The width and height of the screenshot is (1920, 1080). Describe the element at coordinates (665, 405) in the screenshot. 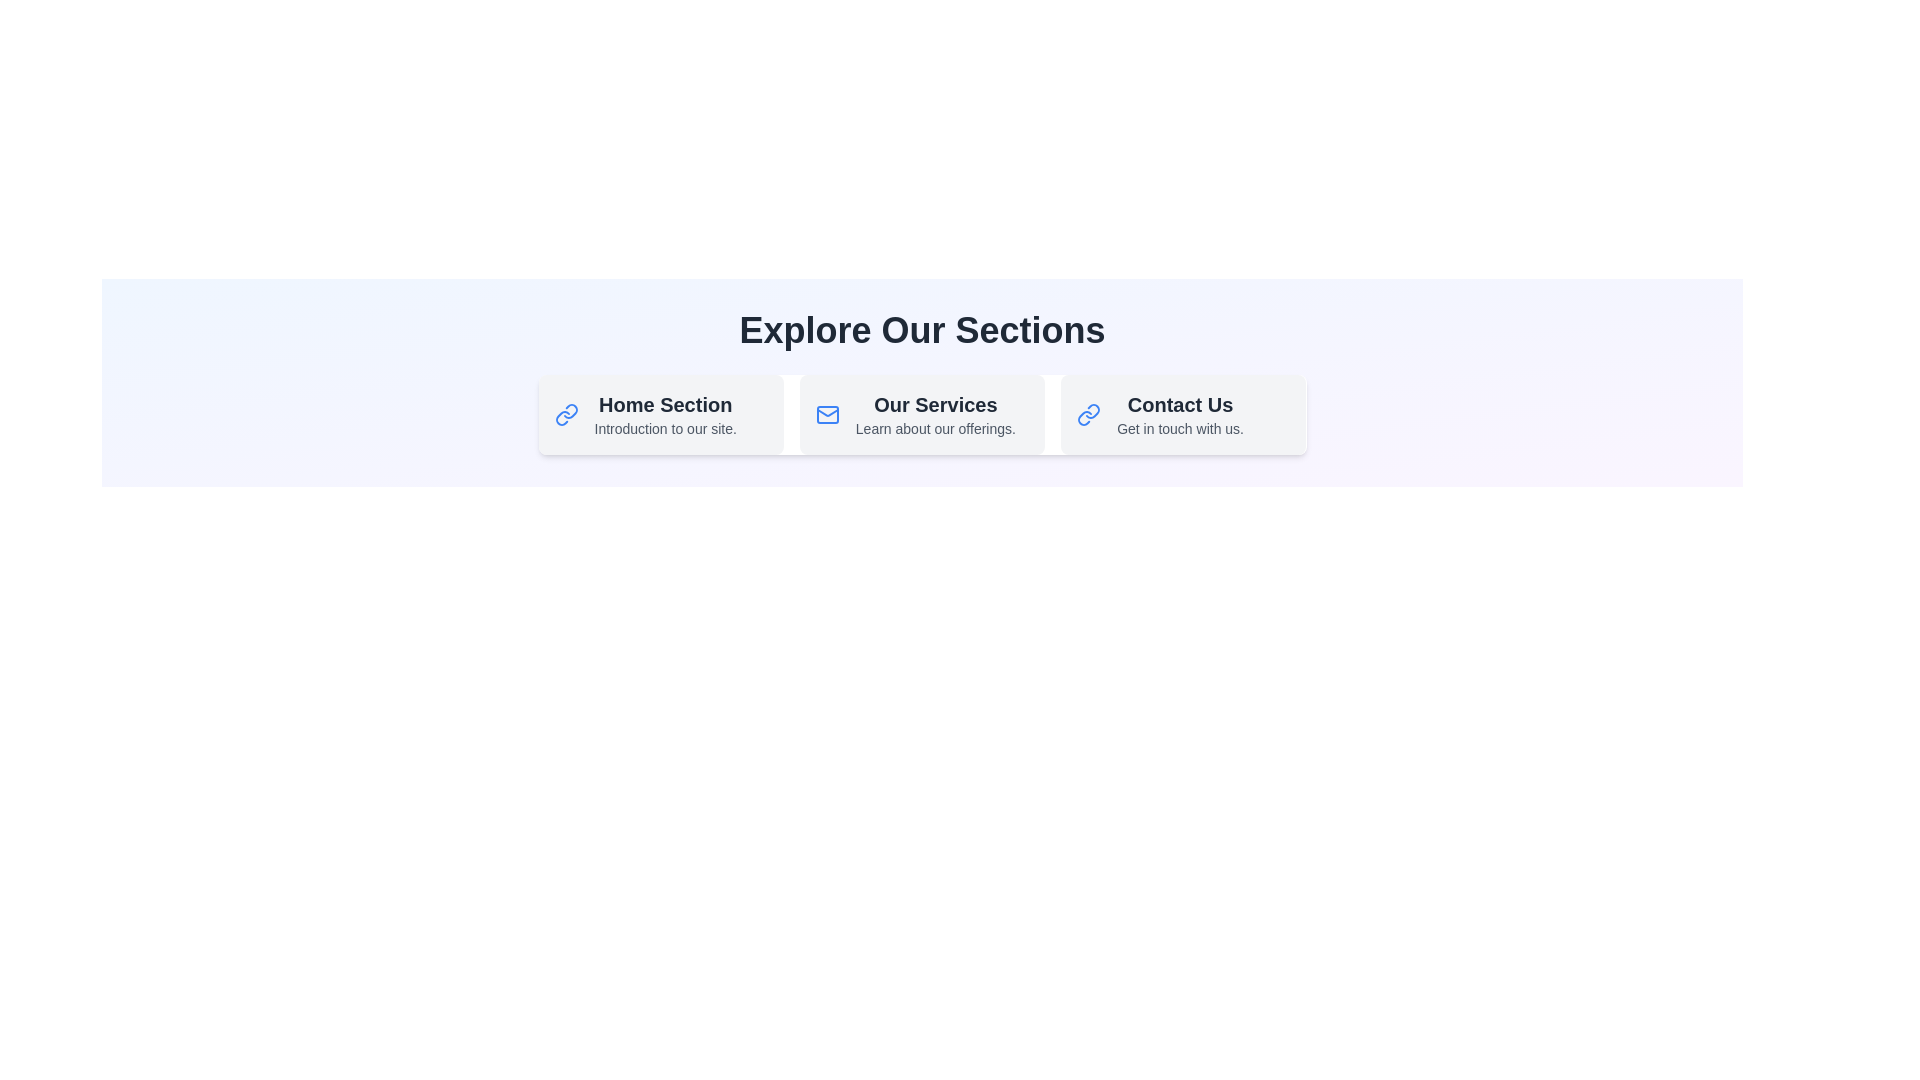

I see `the Heading text element located in the middle-left of the visible area` at that location.